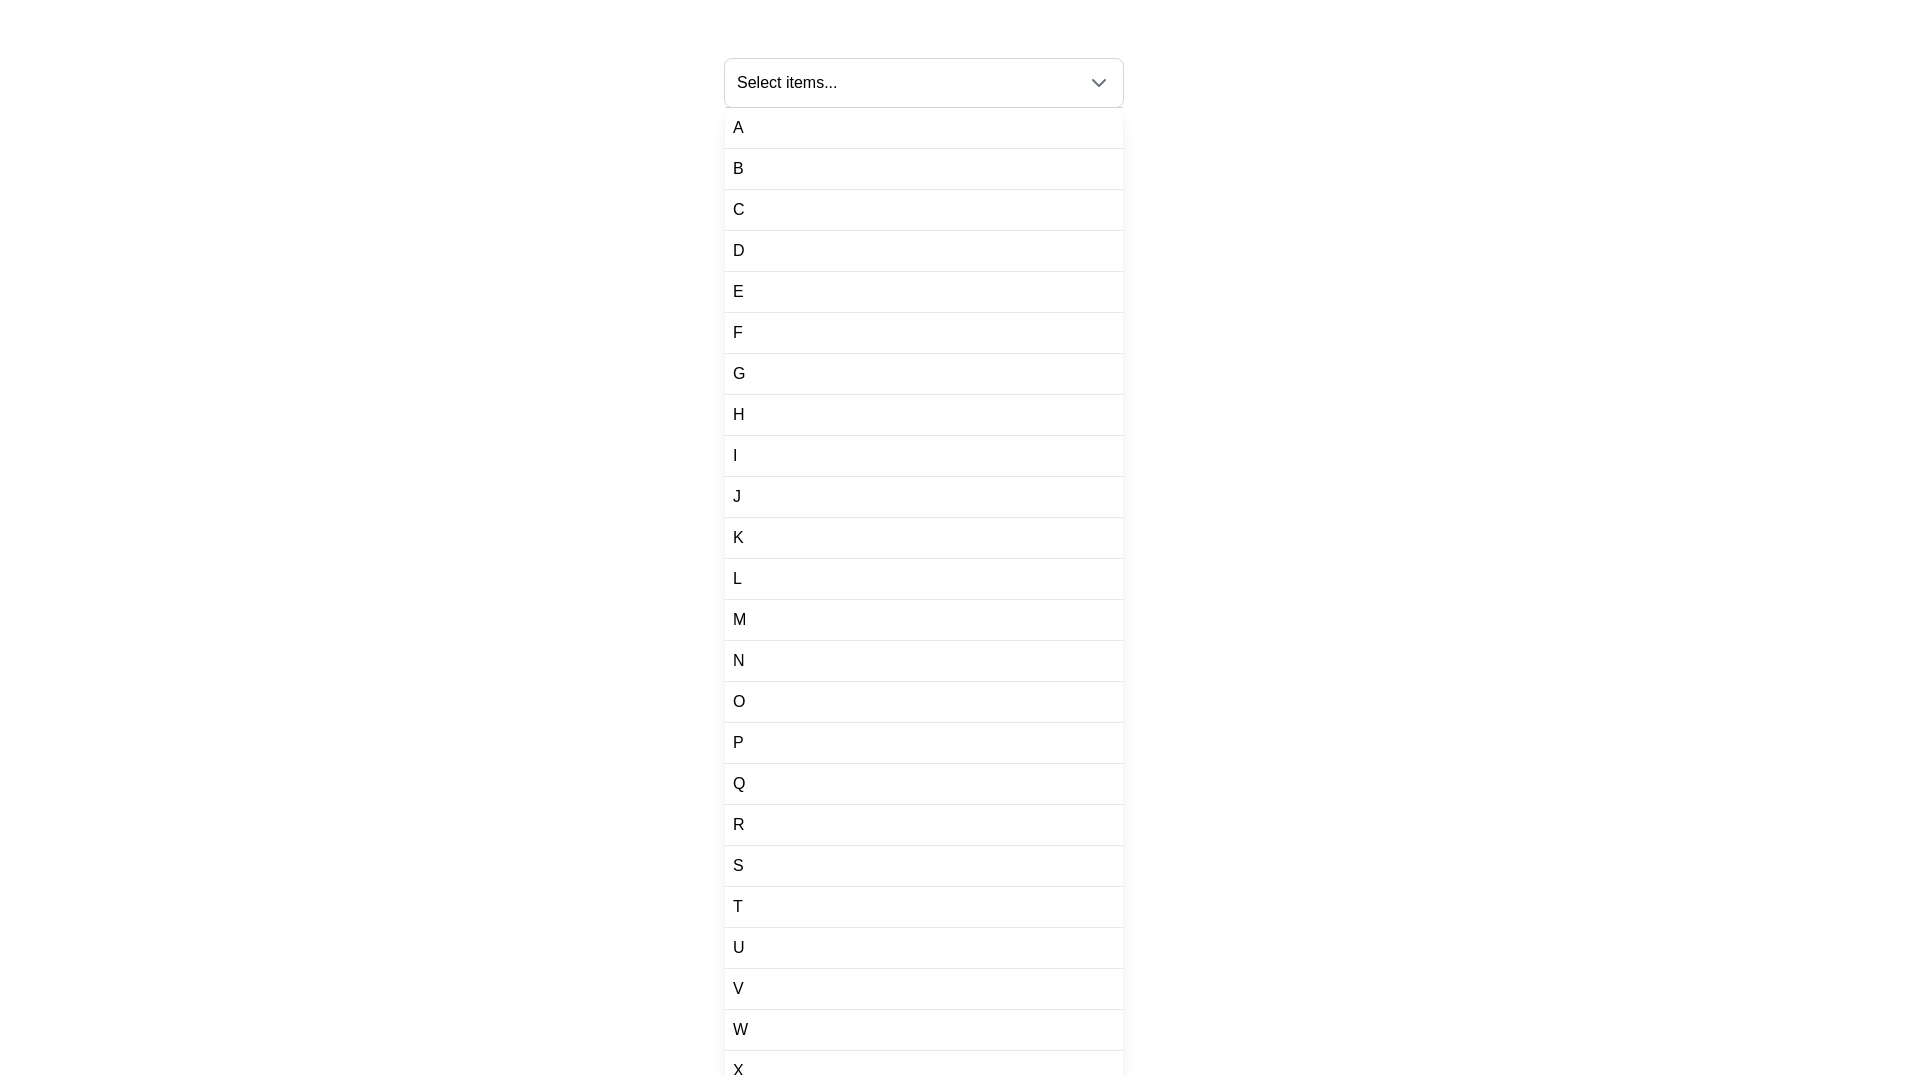 The height and width of the screenshot is (1080, 1920). I want to click on the selectable list item displaying the letter 'F' in black font within the dropdown panel, so click(923, 332).